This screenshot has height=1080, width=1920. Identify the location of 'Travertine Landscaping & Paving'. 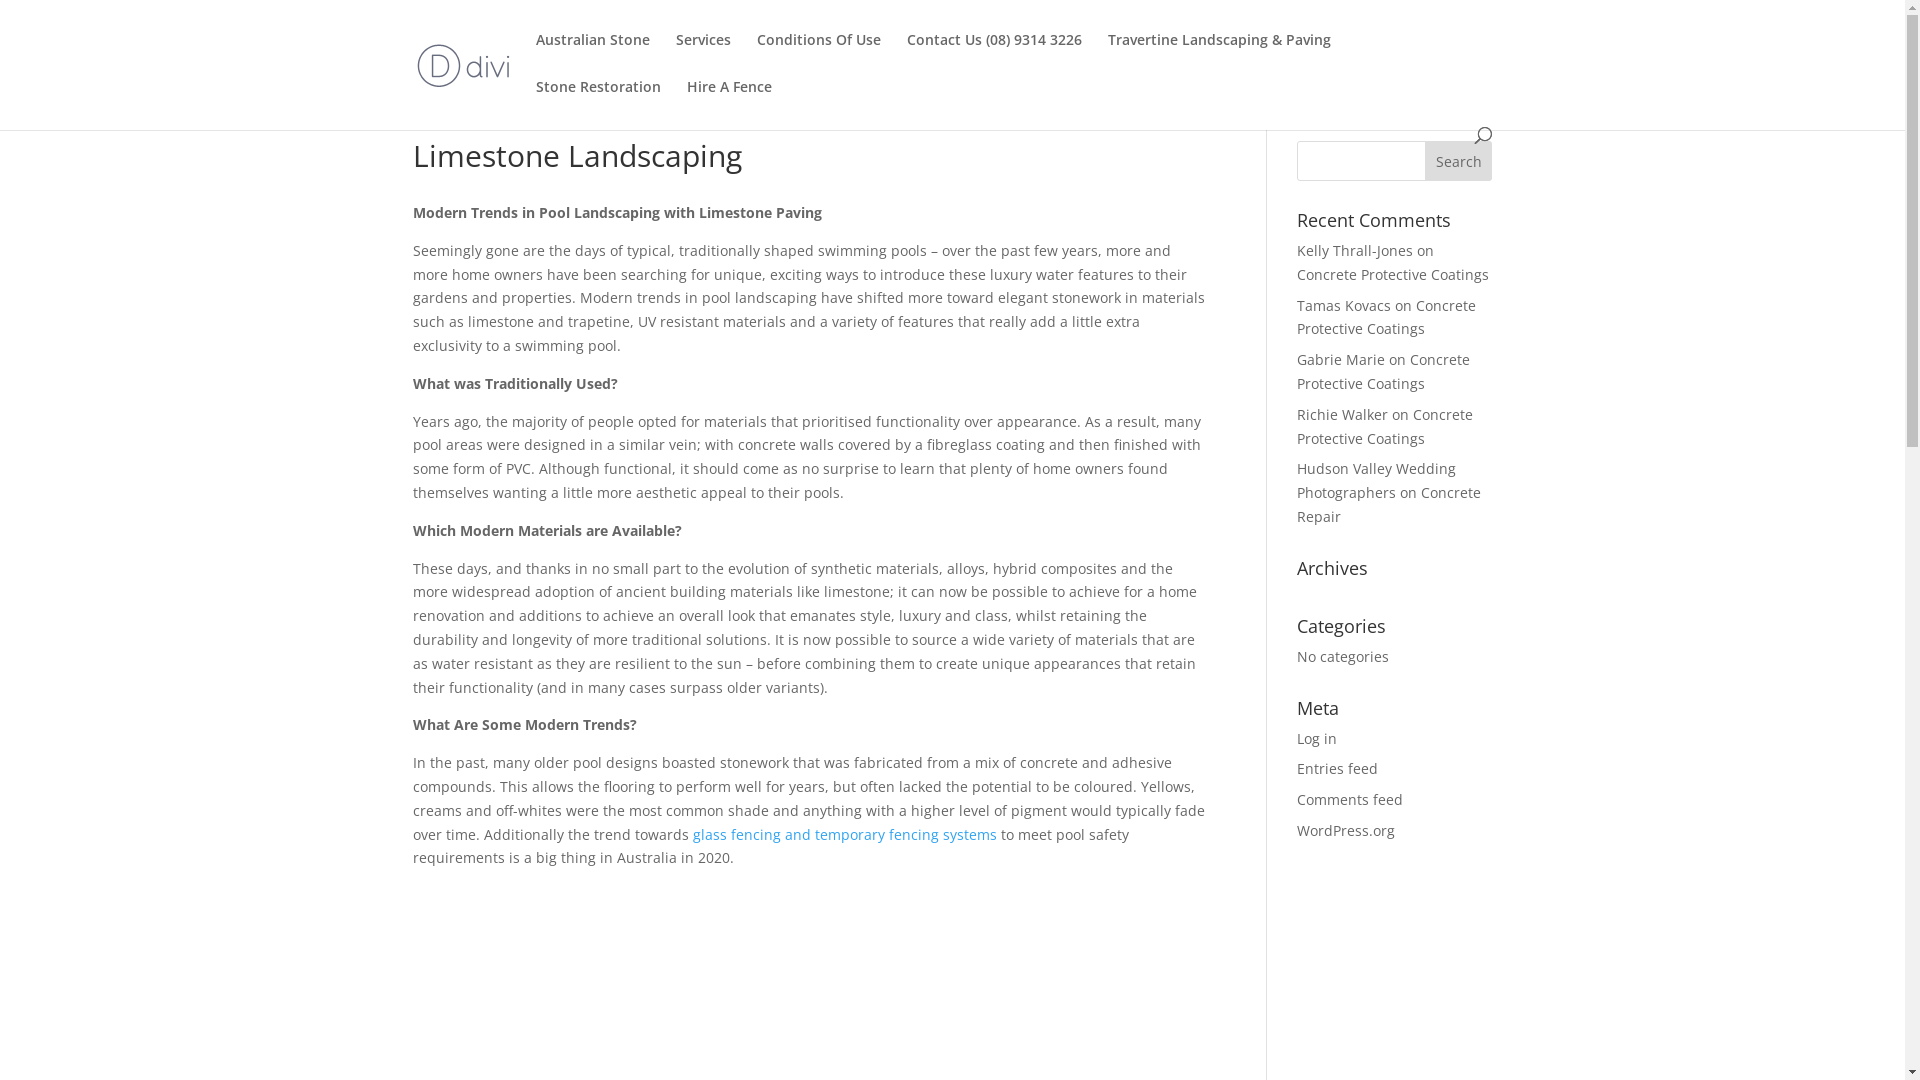
(1218, 55).